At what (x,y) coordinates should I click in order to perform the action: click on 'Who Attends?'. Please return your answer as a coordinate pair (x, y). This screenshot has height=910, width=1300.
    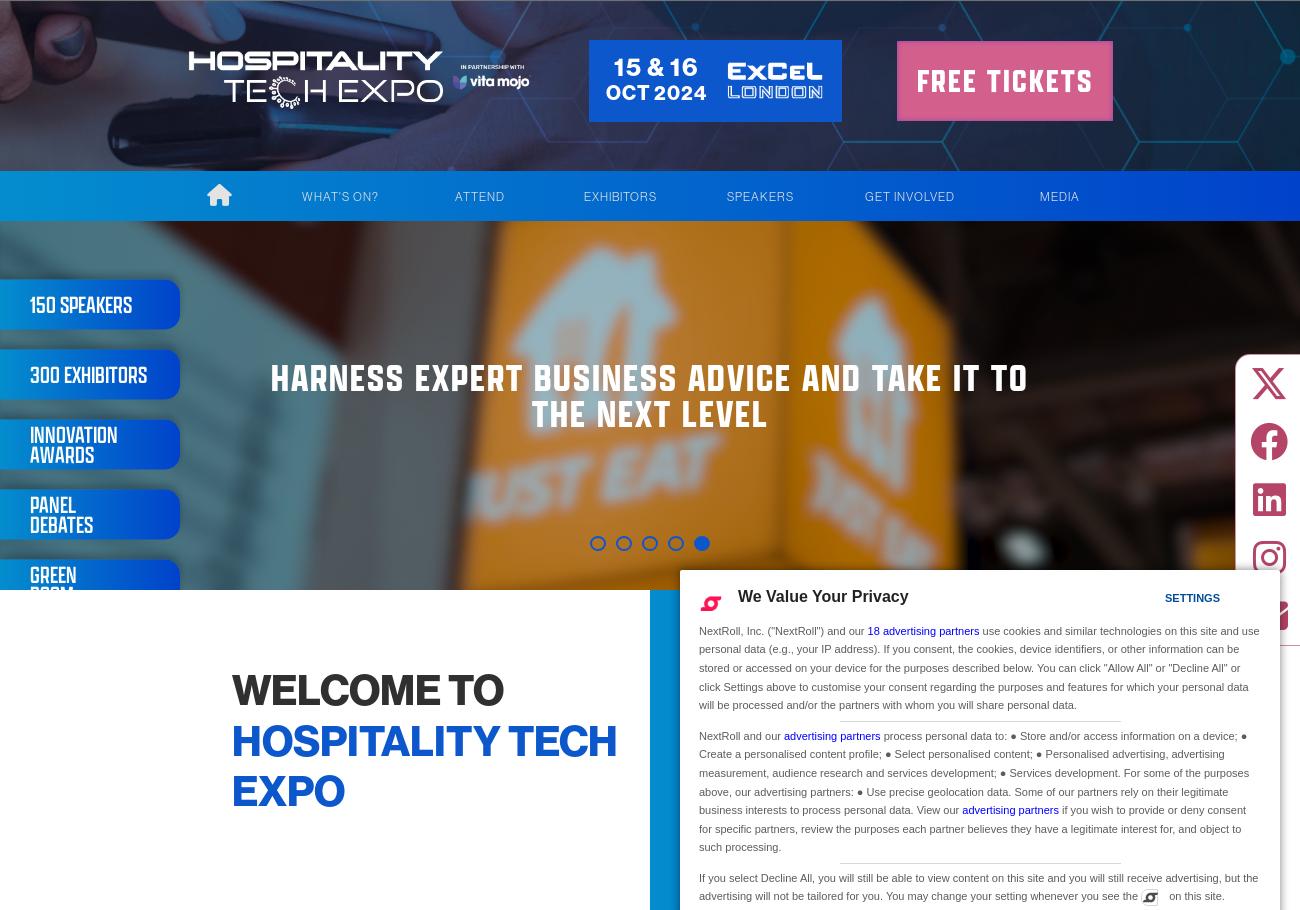
    Looking at the image, I should click on (467, 281).